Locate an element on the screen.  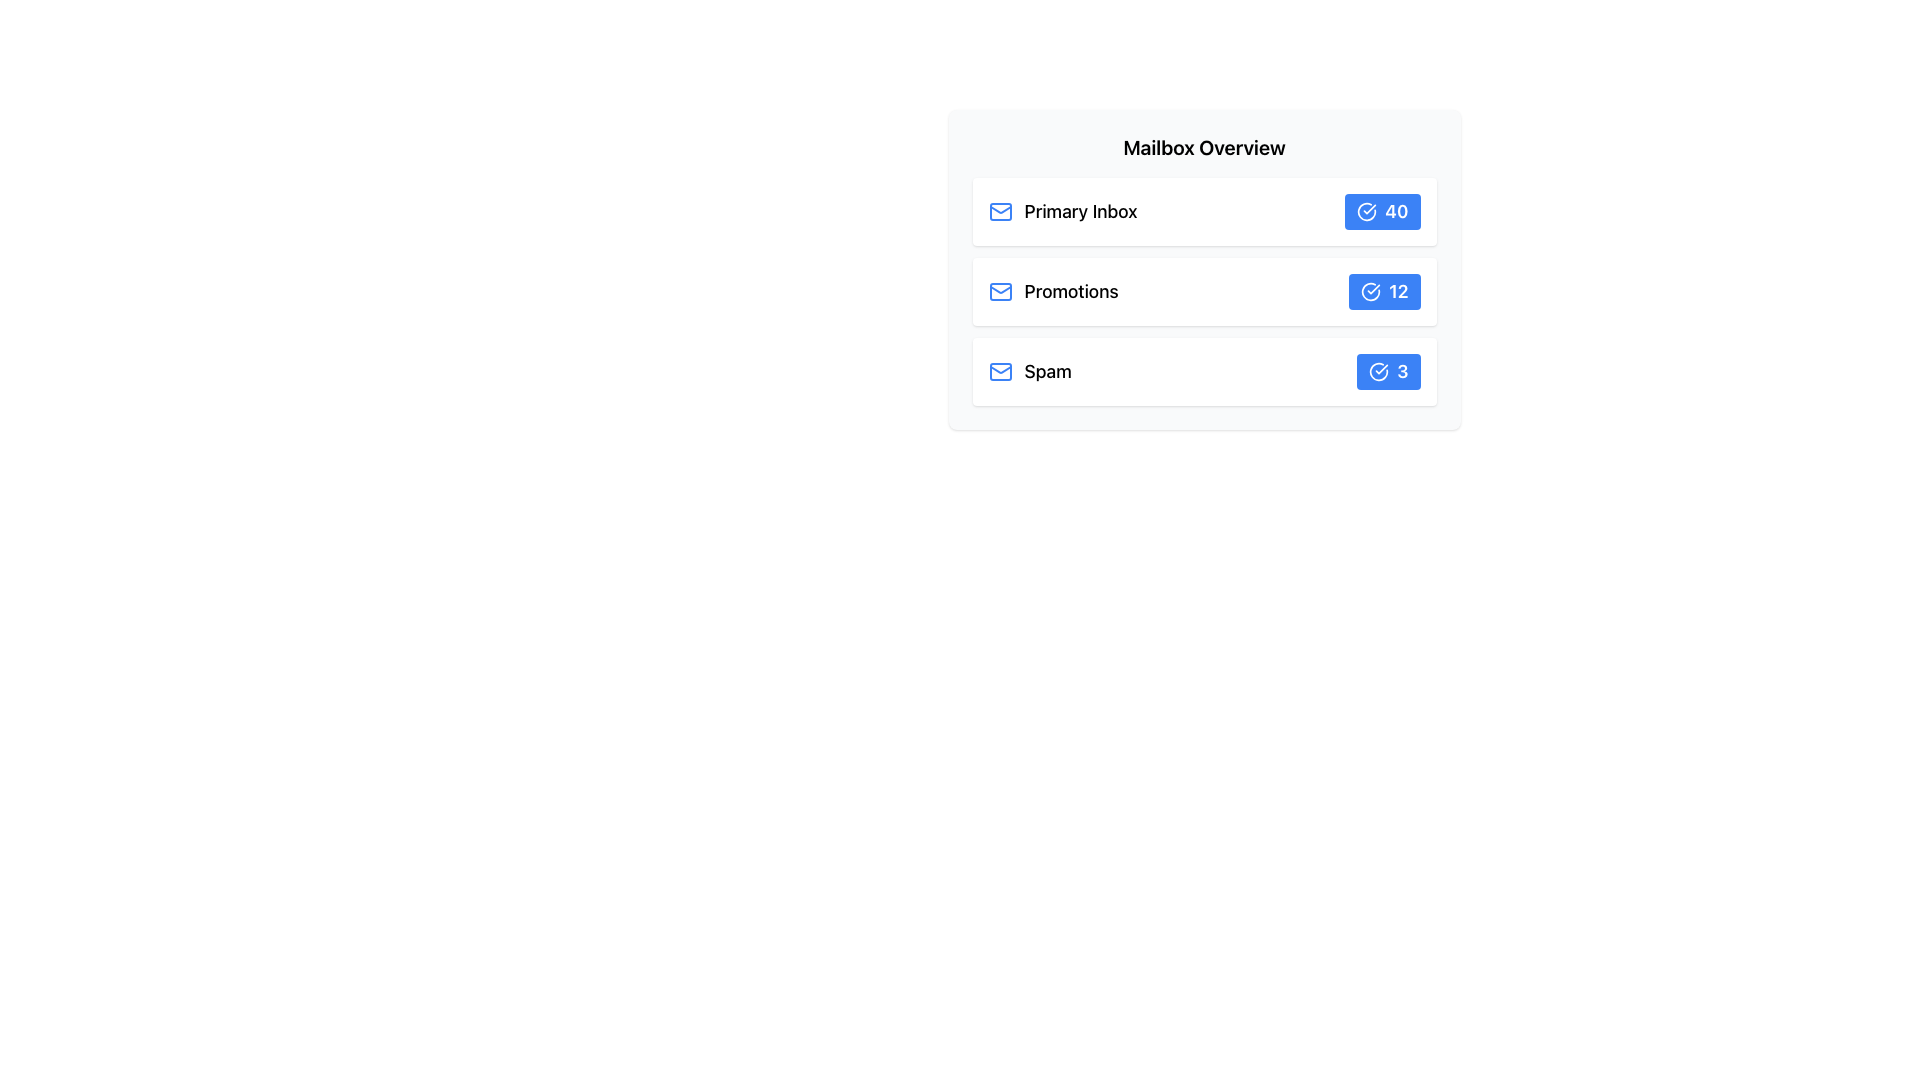
the badge styled button with a blue rounded background containing a check mark icon and the number '12', located in the second row of the card layout, aligning with the 'Promotions' label is located at coordinates (1383, 292).